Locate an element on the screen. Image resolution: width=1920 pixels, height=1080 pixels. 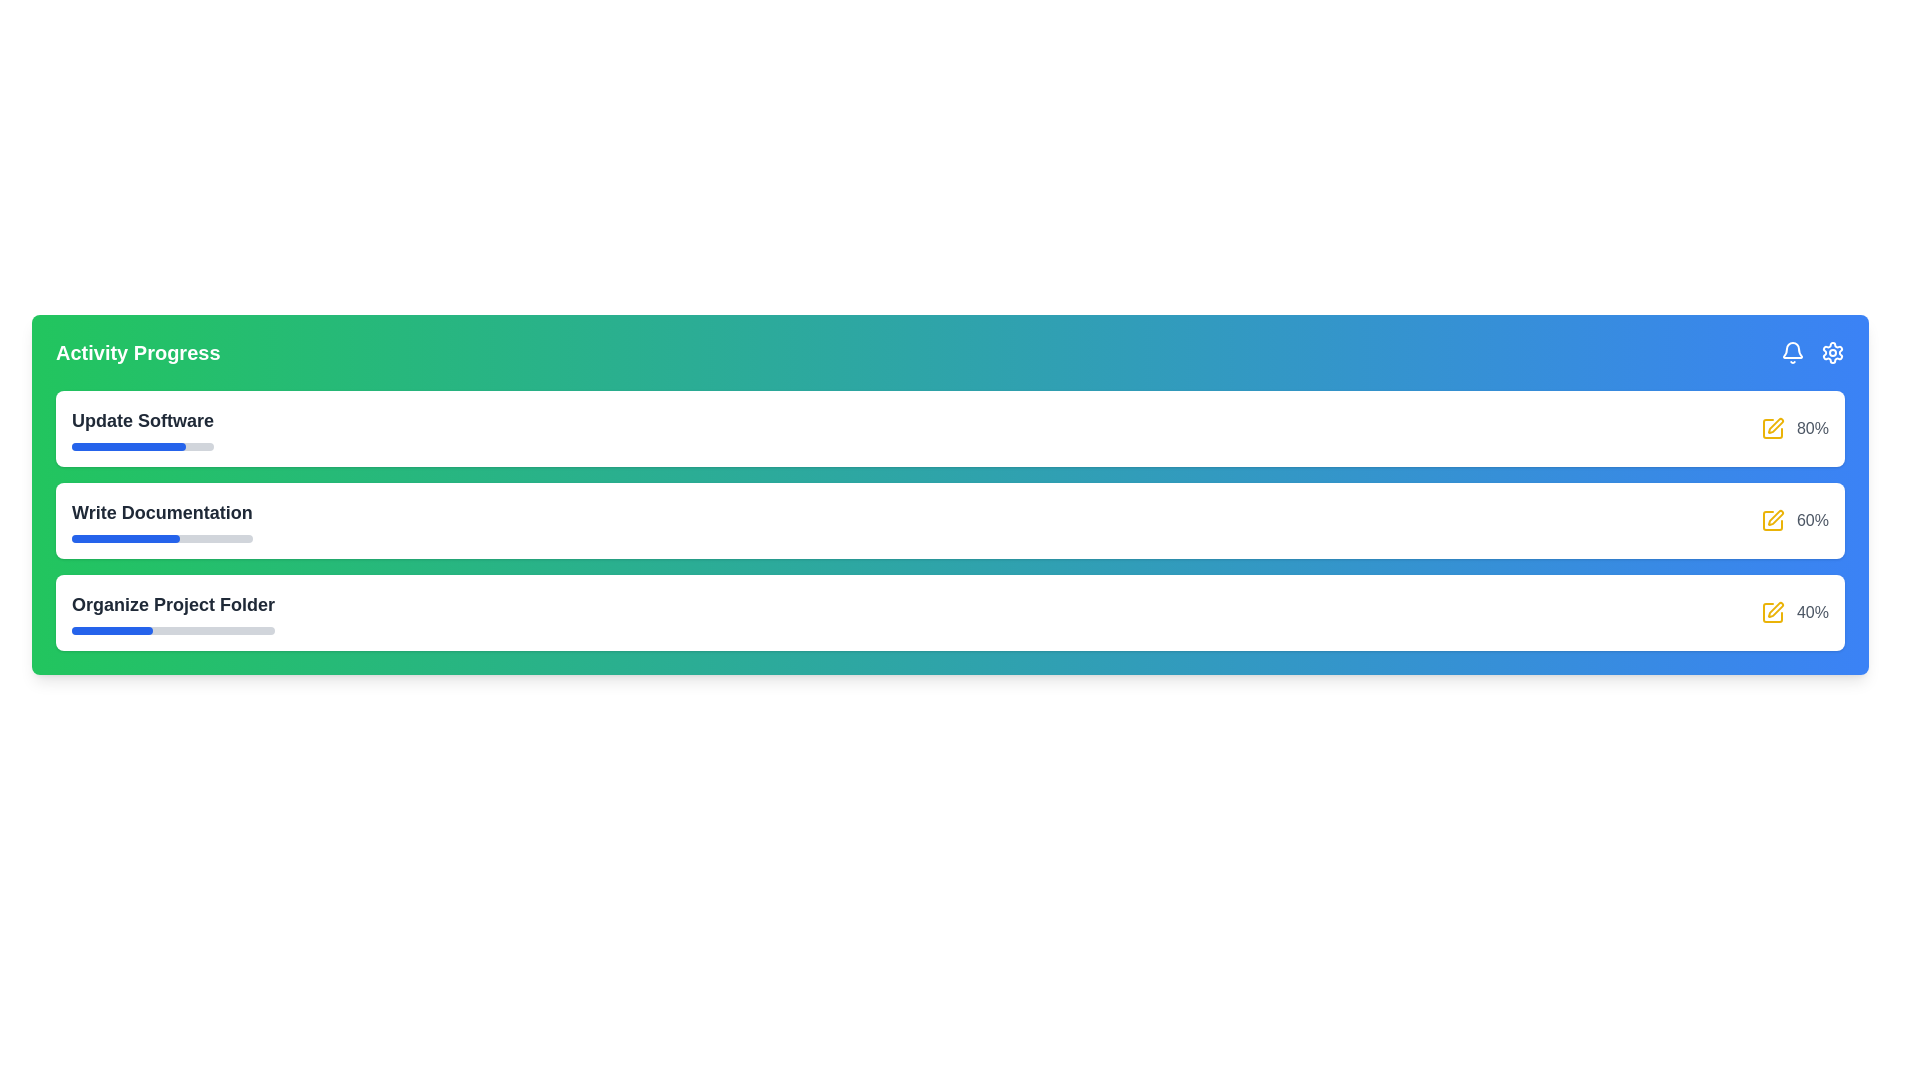
the text label for the task entry titled 'Organize Project Folder', which is the third item under the 'Activity Progress' section is located at coordinates (173, 604).